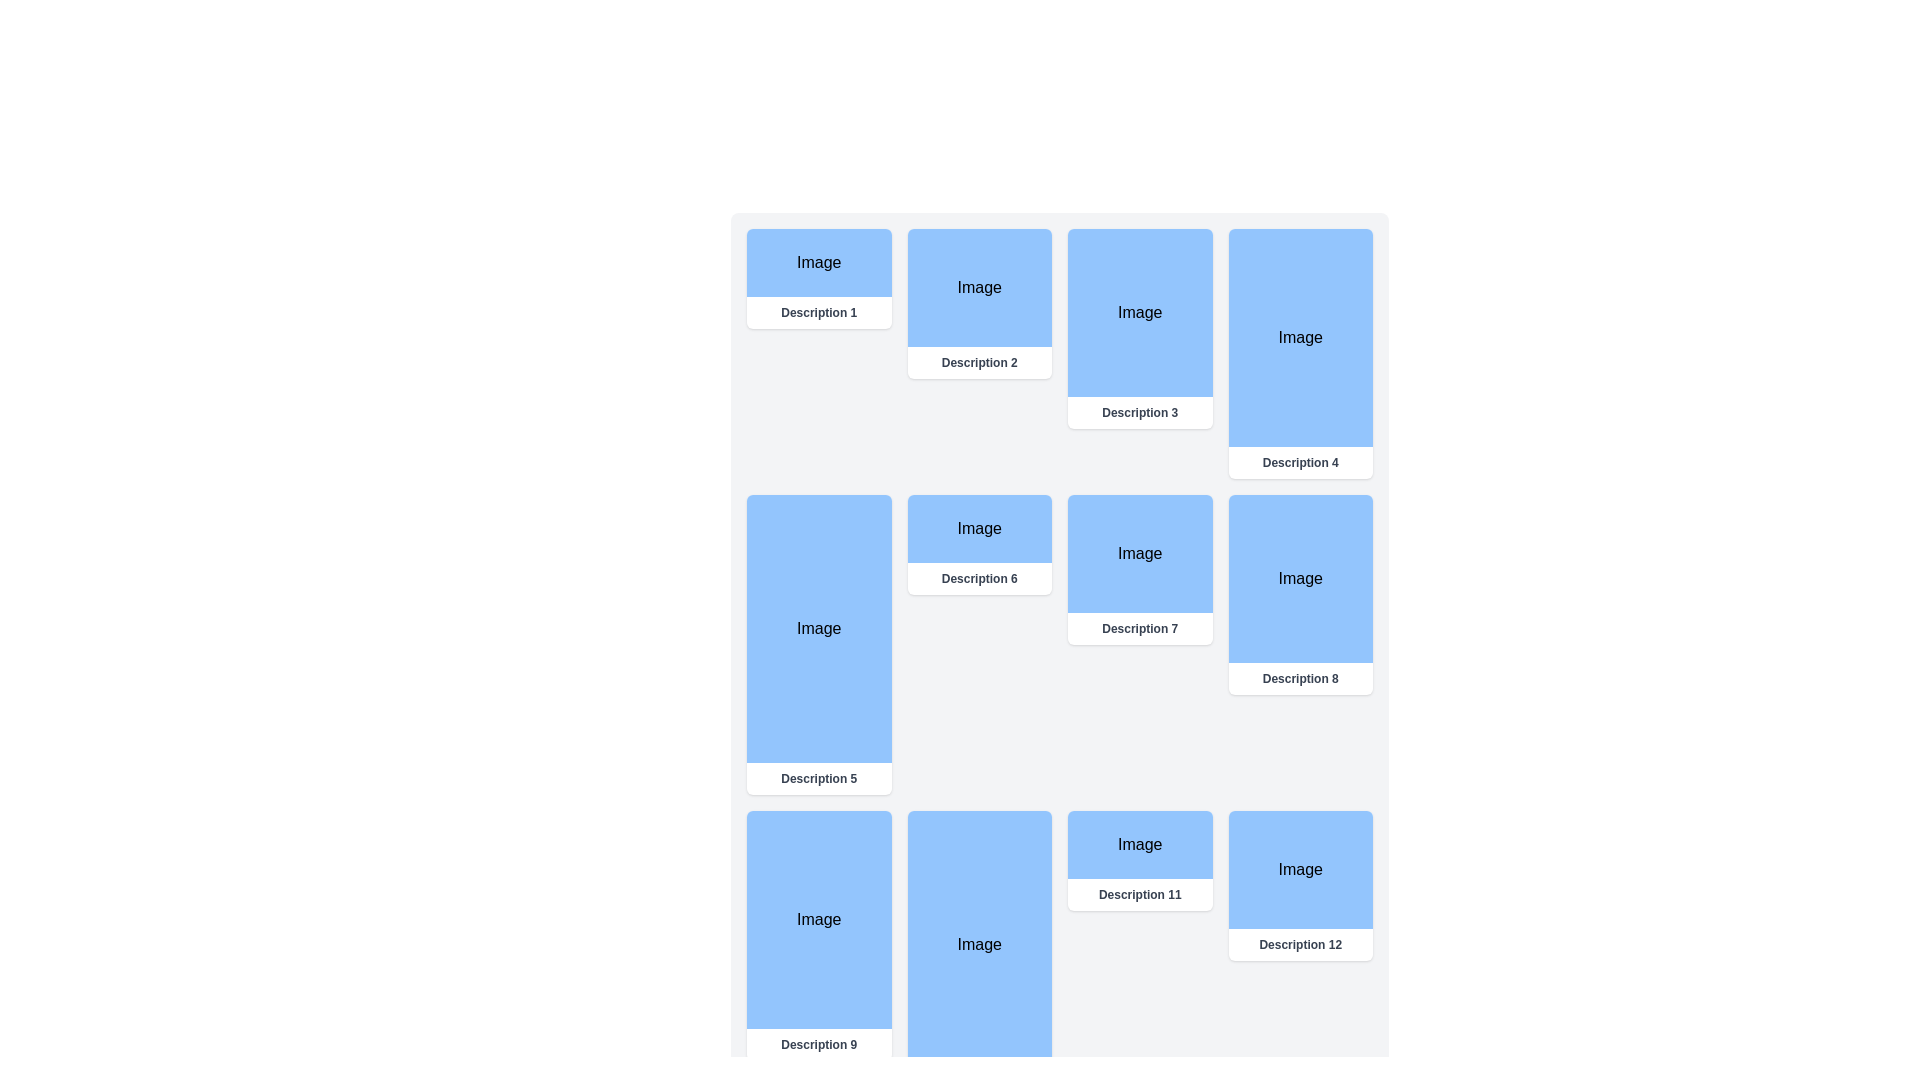  I want to click on the image of the Card Panel located in the second row and fourth column of the grid layout, which has descriptive text below the image, so click(1300, 593).